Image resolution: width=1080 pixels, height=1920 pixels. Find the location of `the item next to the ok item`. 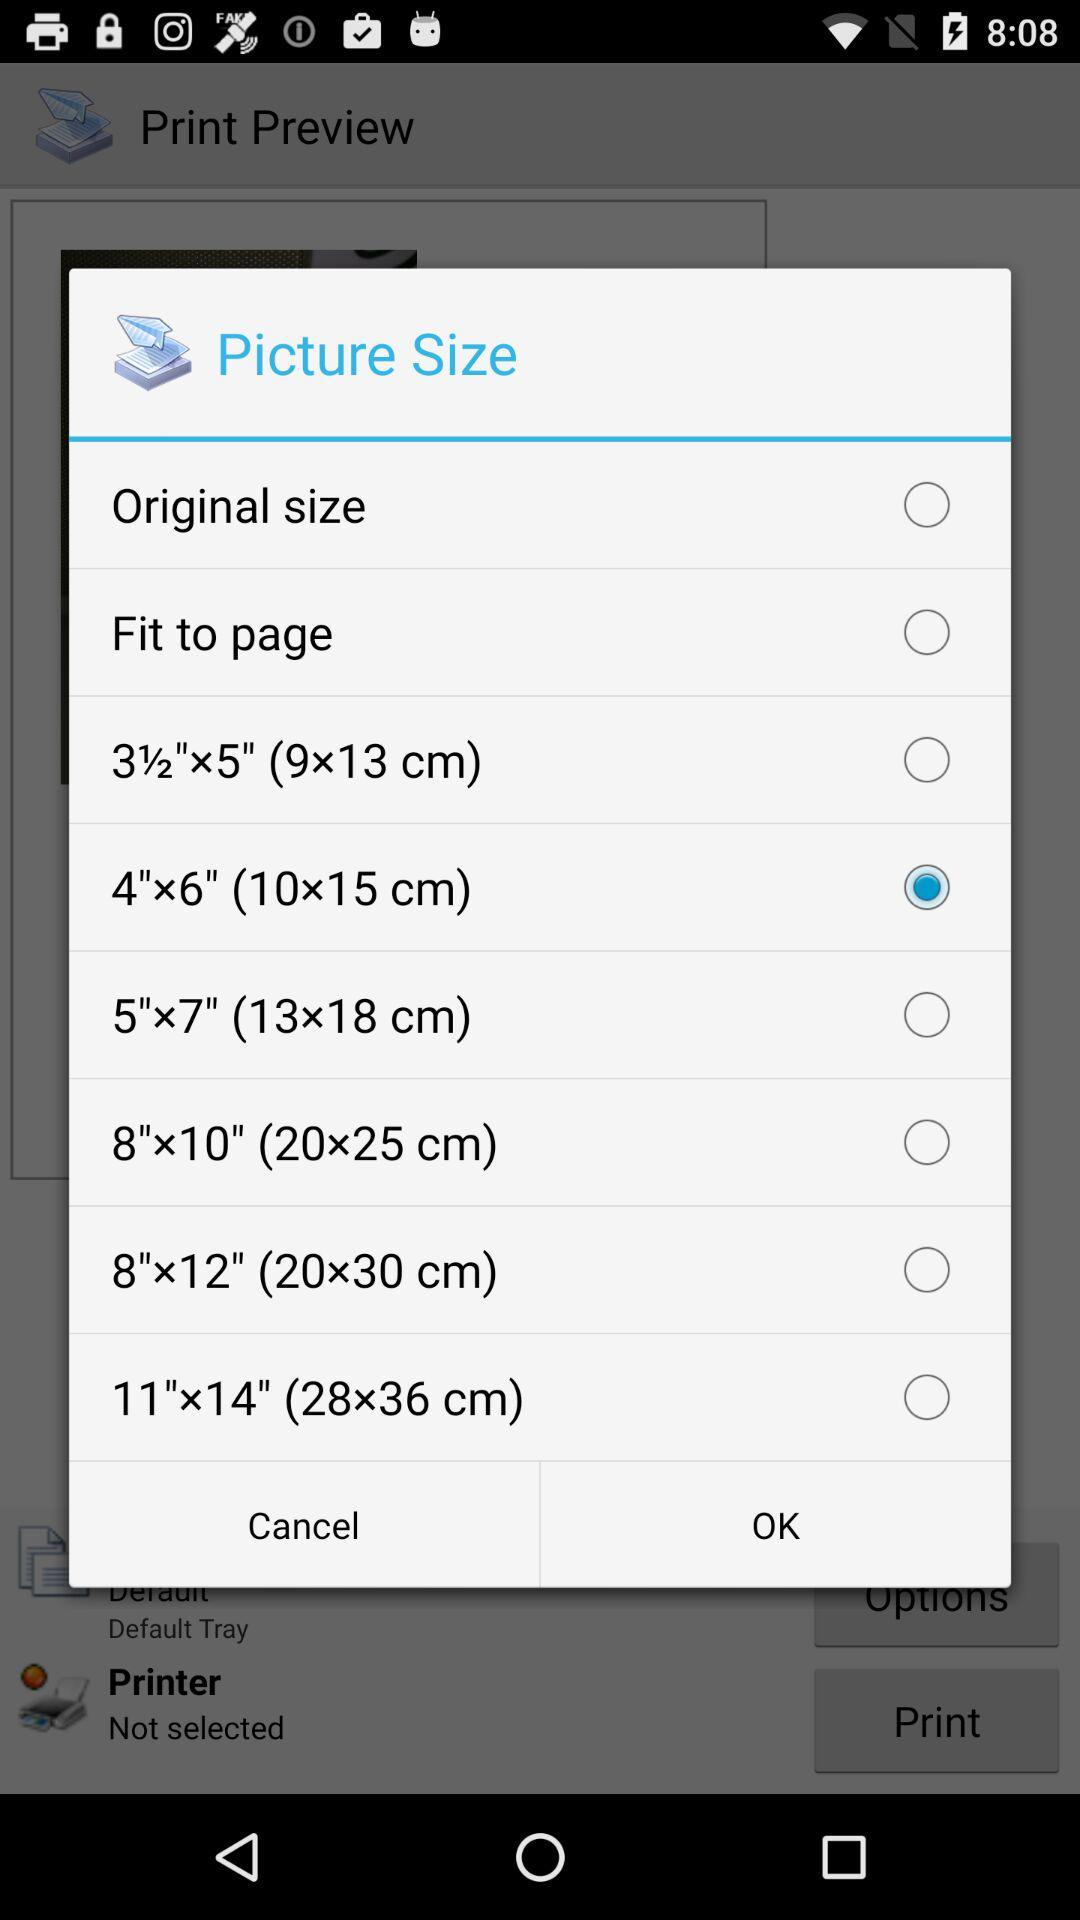

the item next to the ok item is located at coordinates (304, 1523).